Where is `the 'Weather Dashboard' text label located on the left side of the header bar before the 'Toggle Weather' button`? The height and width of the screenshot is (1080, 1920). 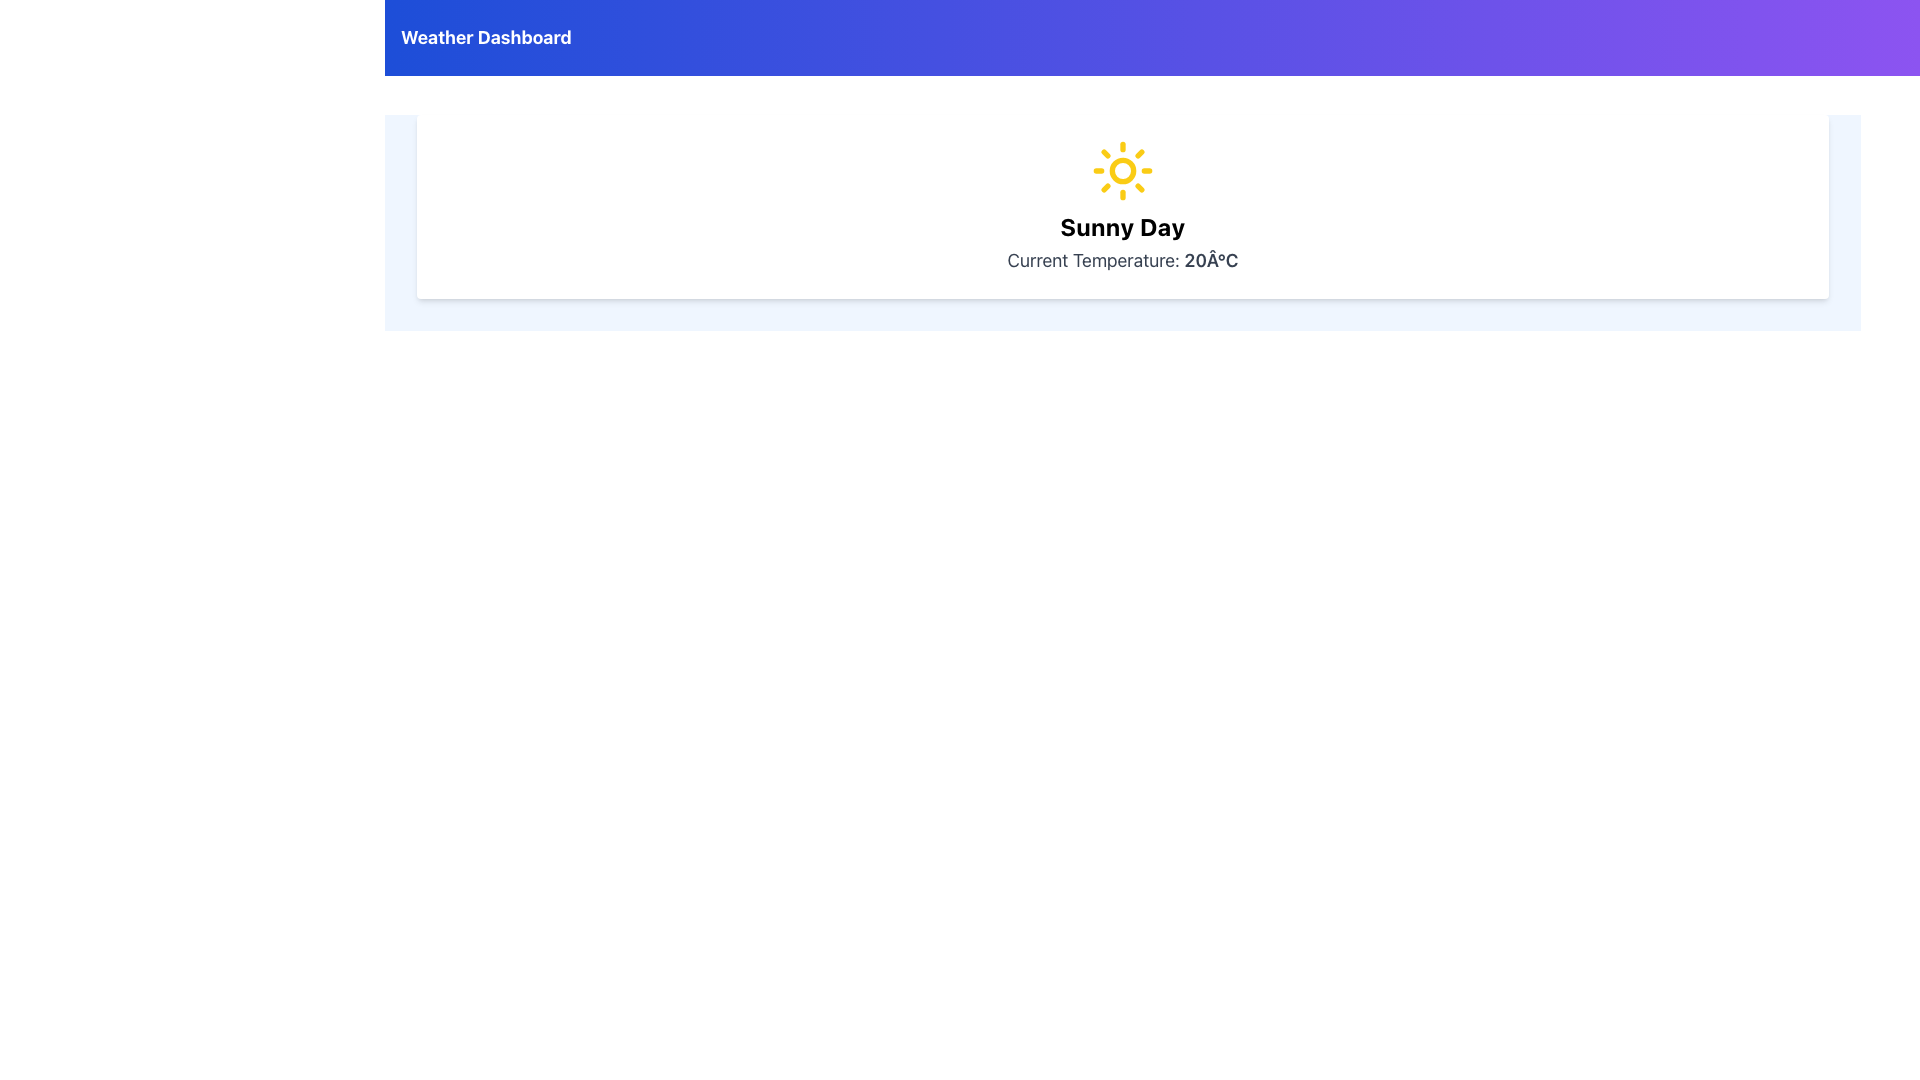 the 'Weather Dashboard' text label located on the left side of the header bar before the 'Toggle Weather' button is located at coordinates (486, 38).